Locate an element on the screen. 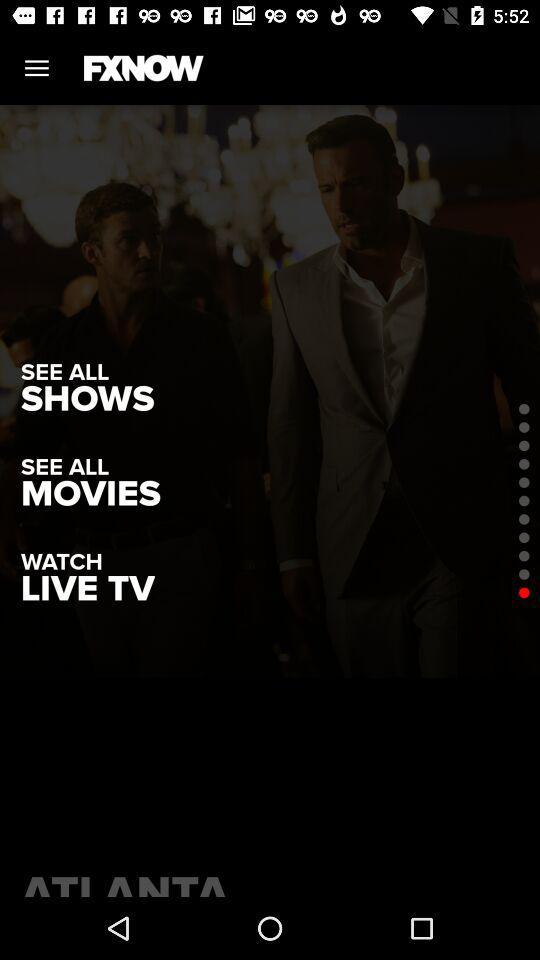 The image size is (540, 960). shows is located at coordinates (86, 398).